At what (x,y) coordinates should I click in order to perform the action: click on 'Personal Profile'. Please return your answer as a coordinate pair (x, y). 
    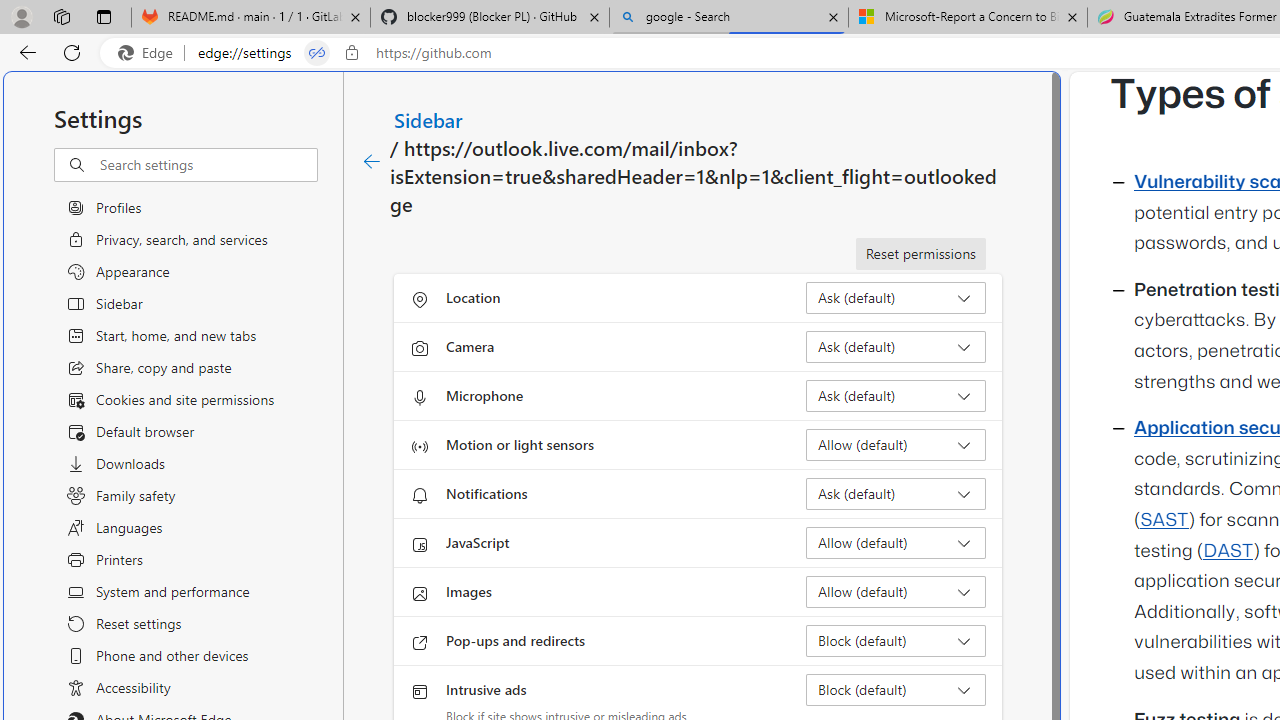
    Looking at the image, I should click on (21, 16).